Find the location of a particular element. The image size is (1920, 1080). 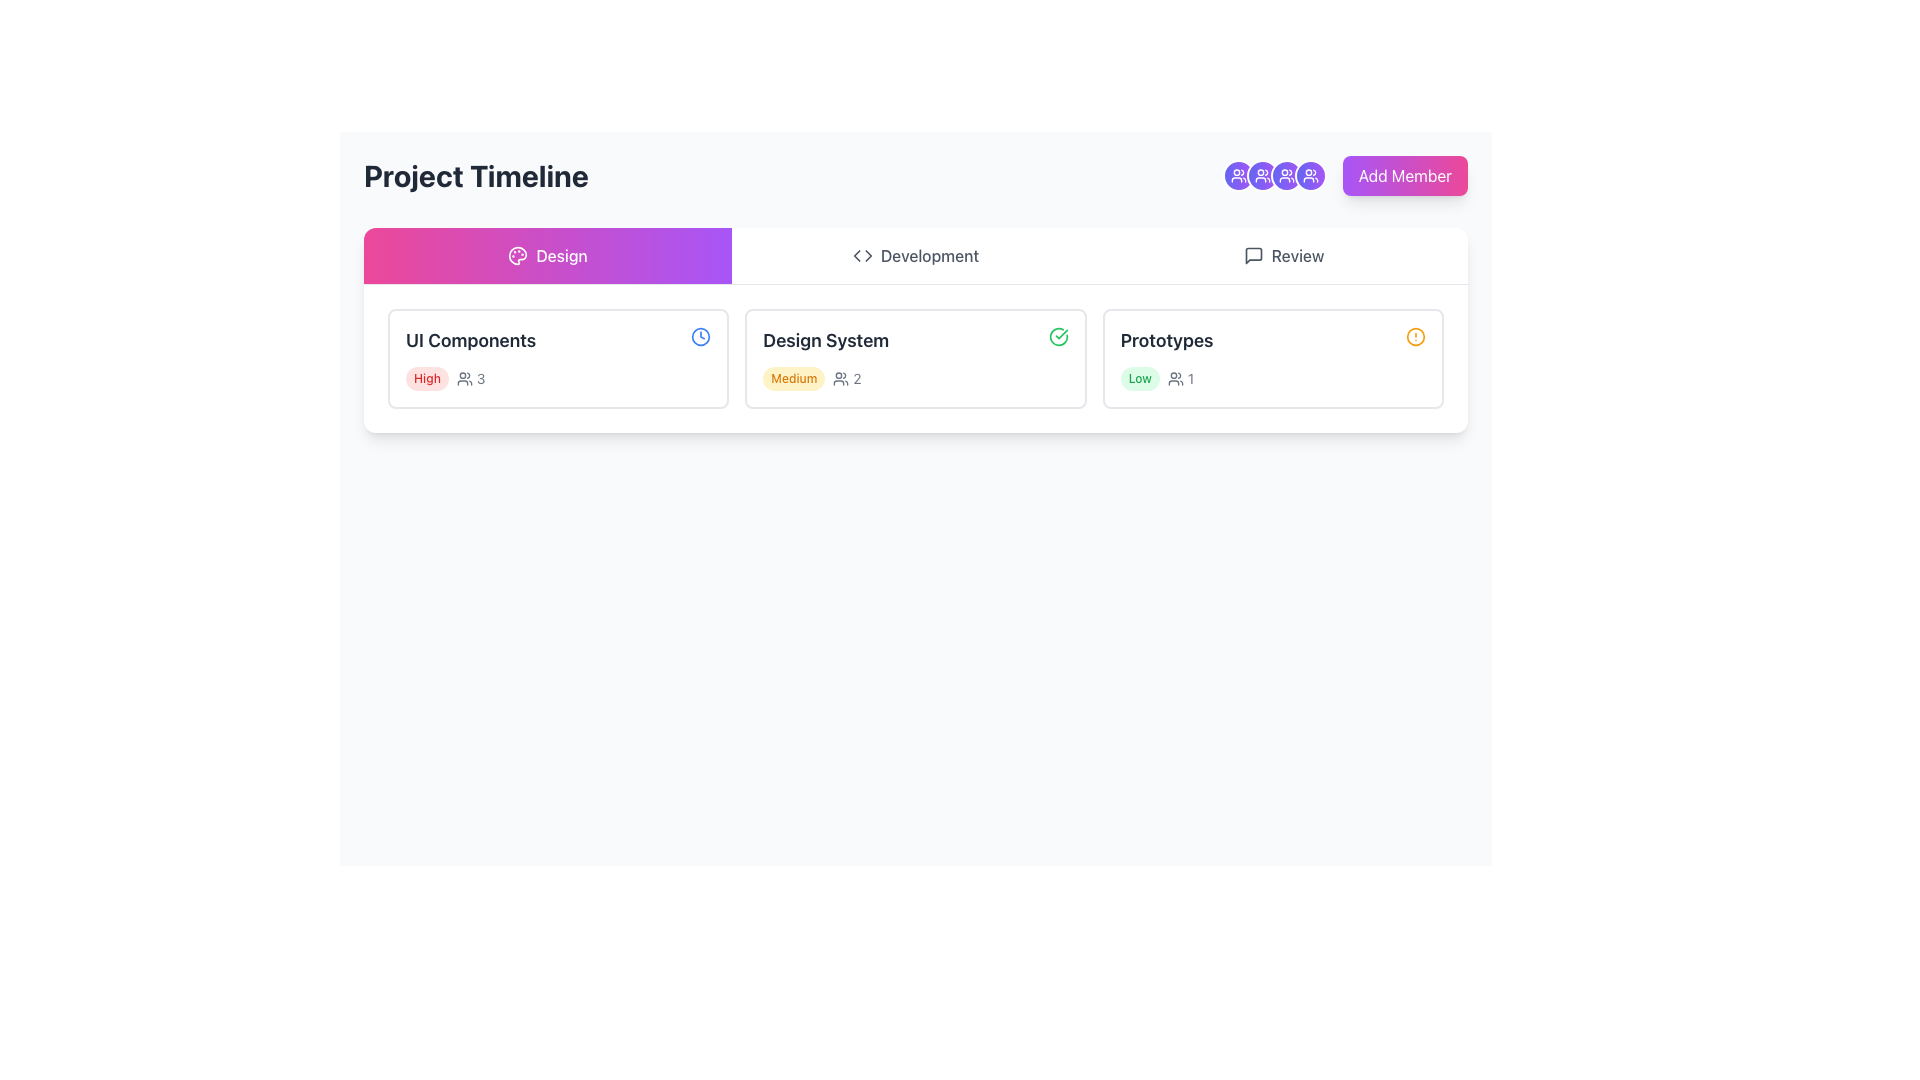

the success icon located to the right of the 'Design System' text in the second card of the list is located at coordinates (1057, 335).